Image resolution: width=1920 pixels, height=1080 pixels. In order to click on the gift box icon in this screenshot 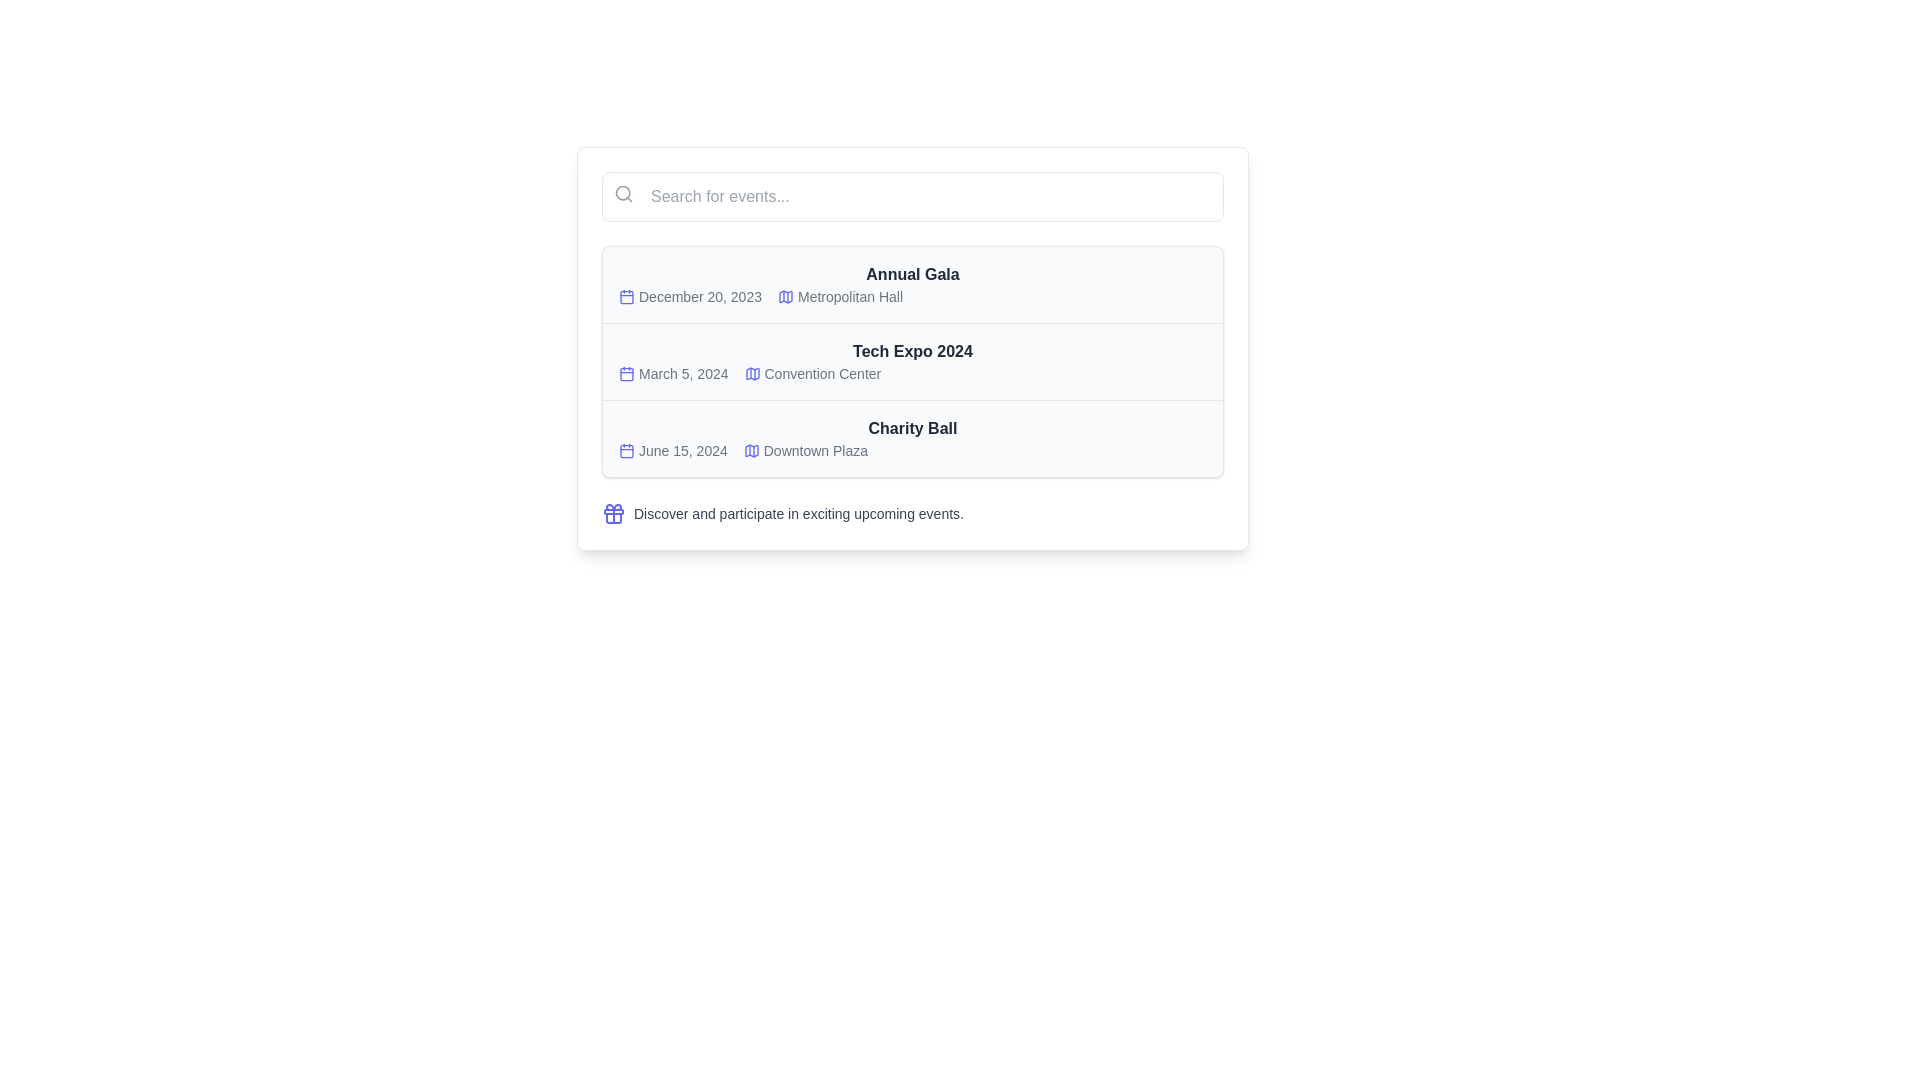, I will do `click(613, 512)`.